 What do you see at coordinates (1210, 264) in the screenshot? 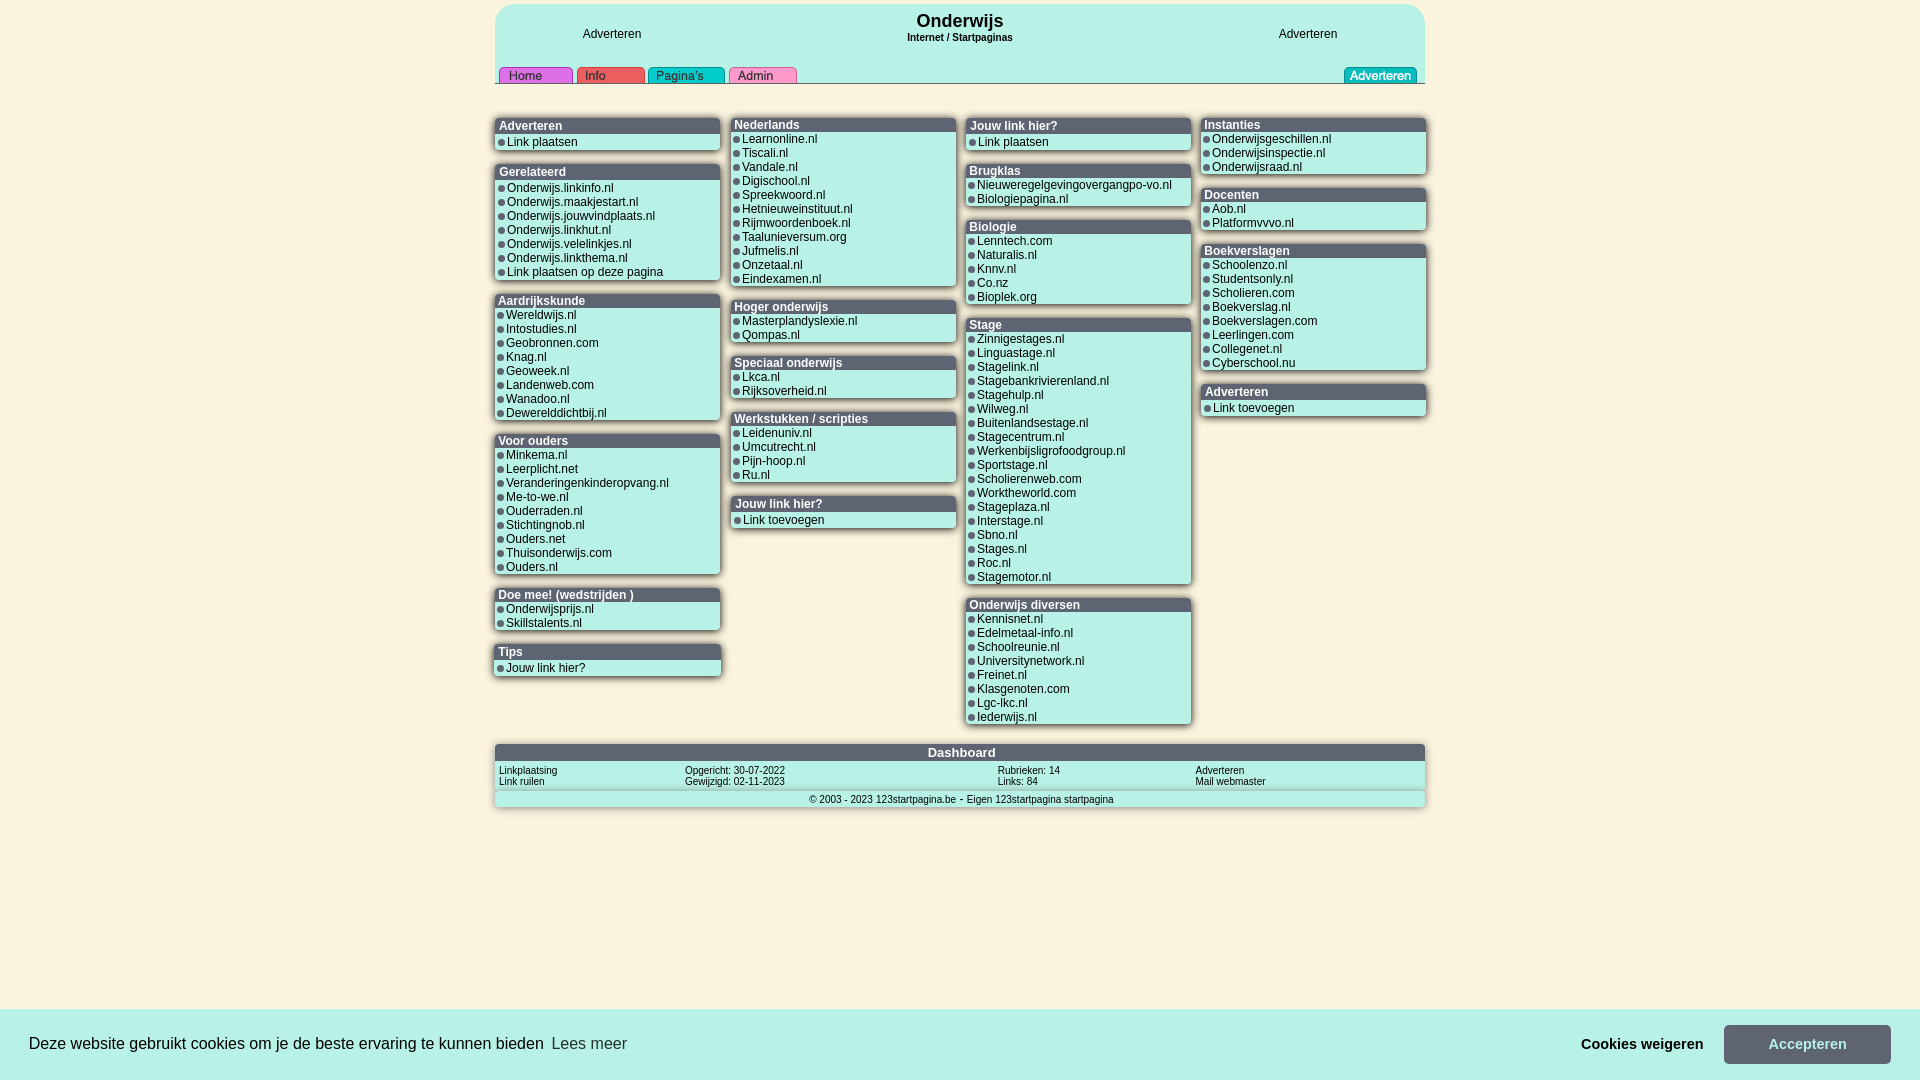
I see `'Schoolenzo.nl'` at bounding box center [1210, 264].